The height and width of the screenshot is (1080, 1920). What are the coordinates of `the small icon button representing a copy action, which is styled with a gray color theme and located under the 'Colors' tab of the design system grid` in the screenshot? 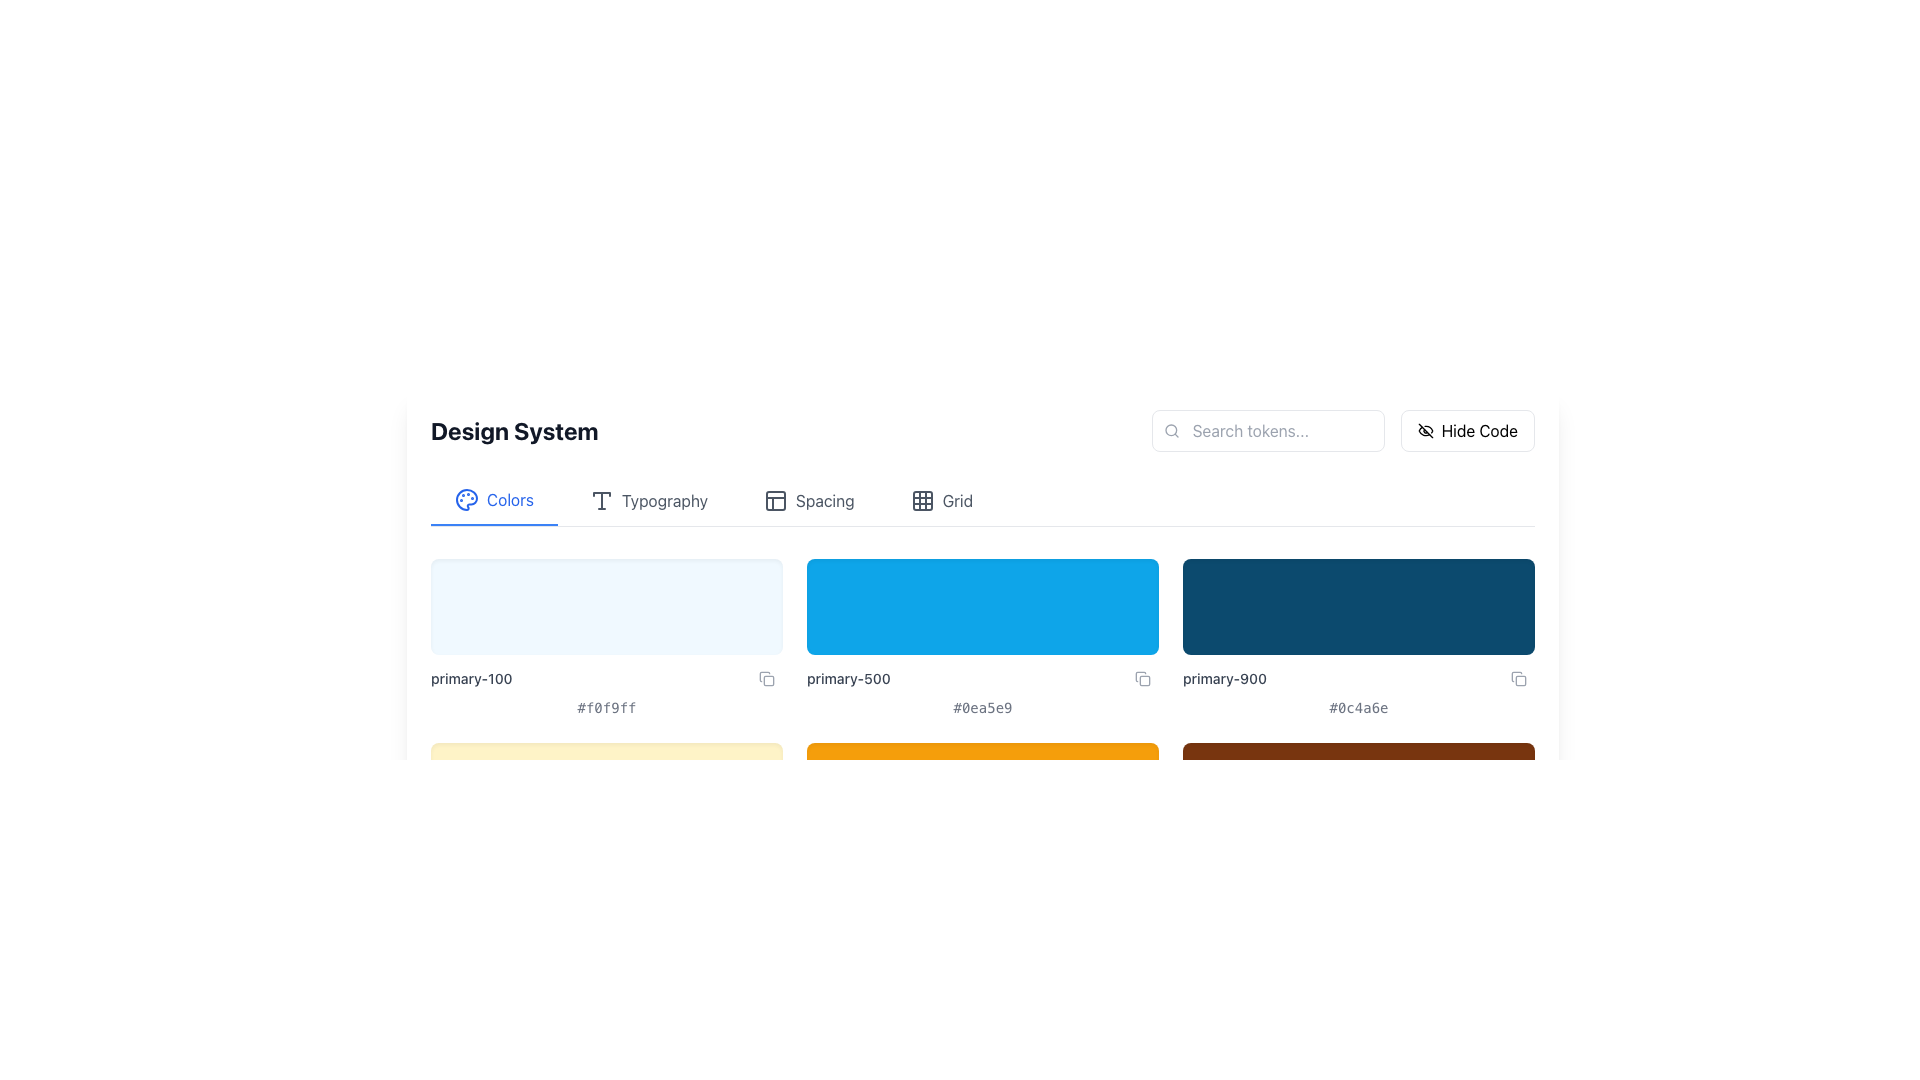 It's located at (1142, 677).